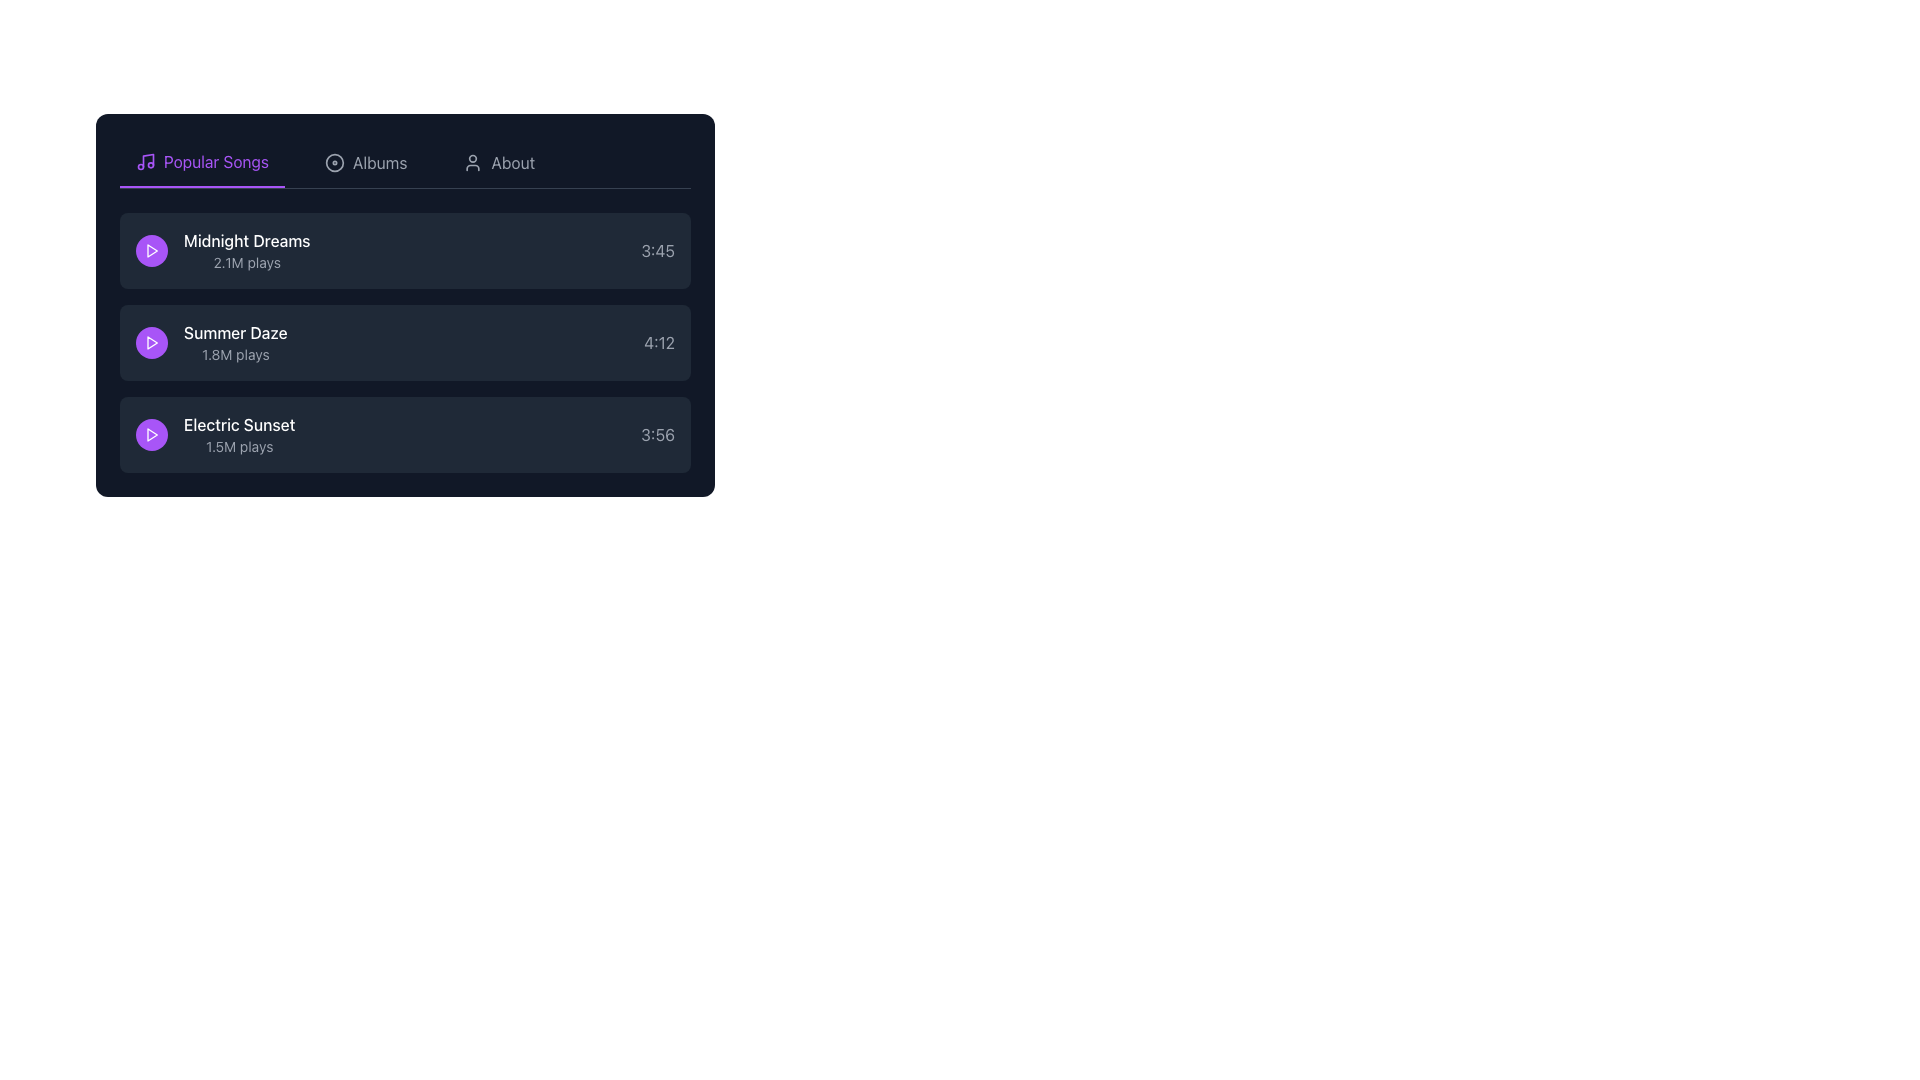 This screenshot has height=1080, width=1920. What do you see at coordinates (239, 423) in the screenshot?
I see `the static text label displaying 'Electric Sunset' which is located in the third item of the song list in the music player interface` at bounding box center [239, 423].